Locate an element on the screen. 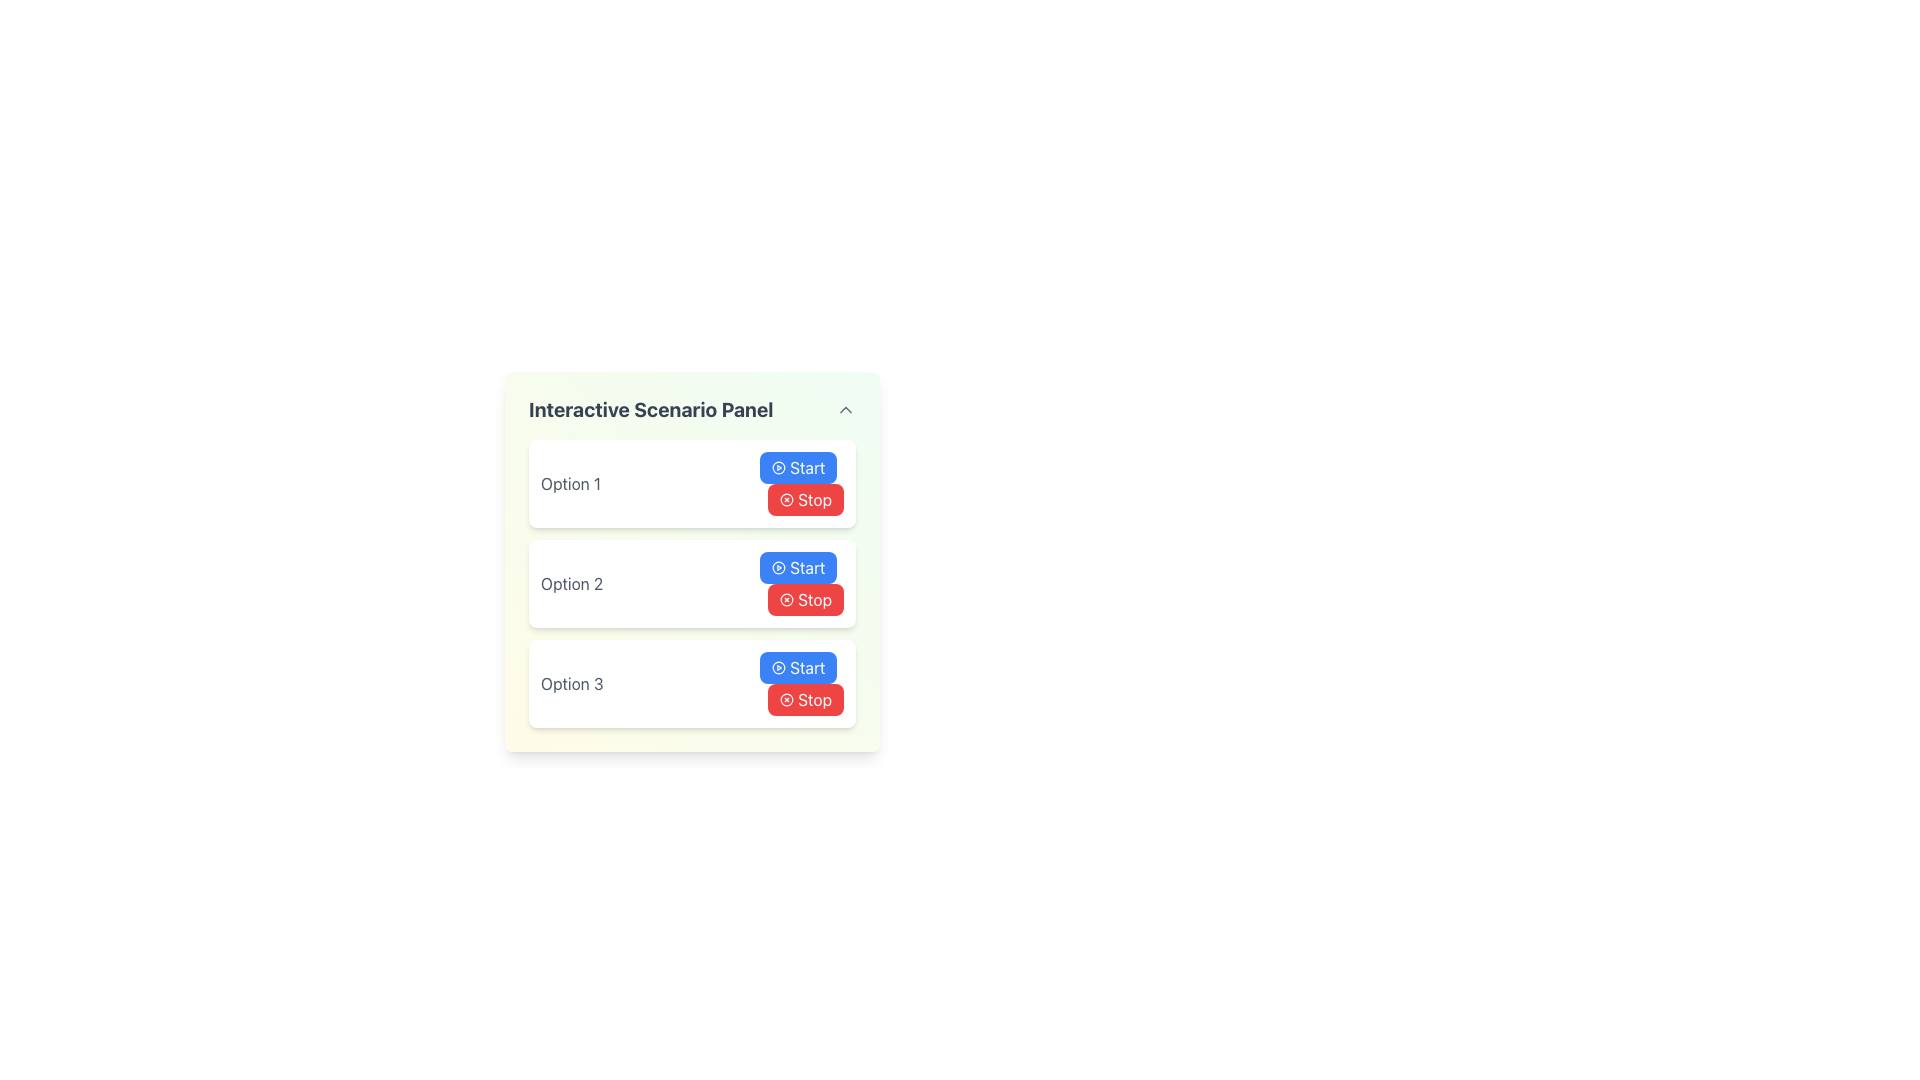 Image resolution: width=1920 pixels, height=1080 pixels. the dropdown arrow icon on the header labeled 'Interactive Scenario Panel' is located at coordinates (692, 408).